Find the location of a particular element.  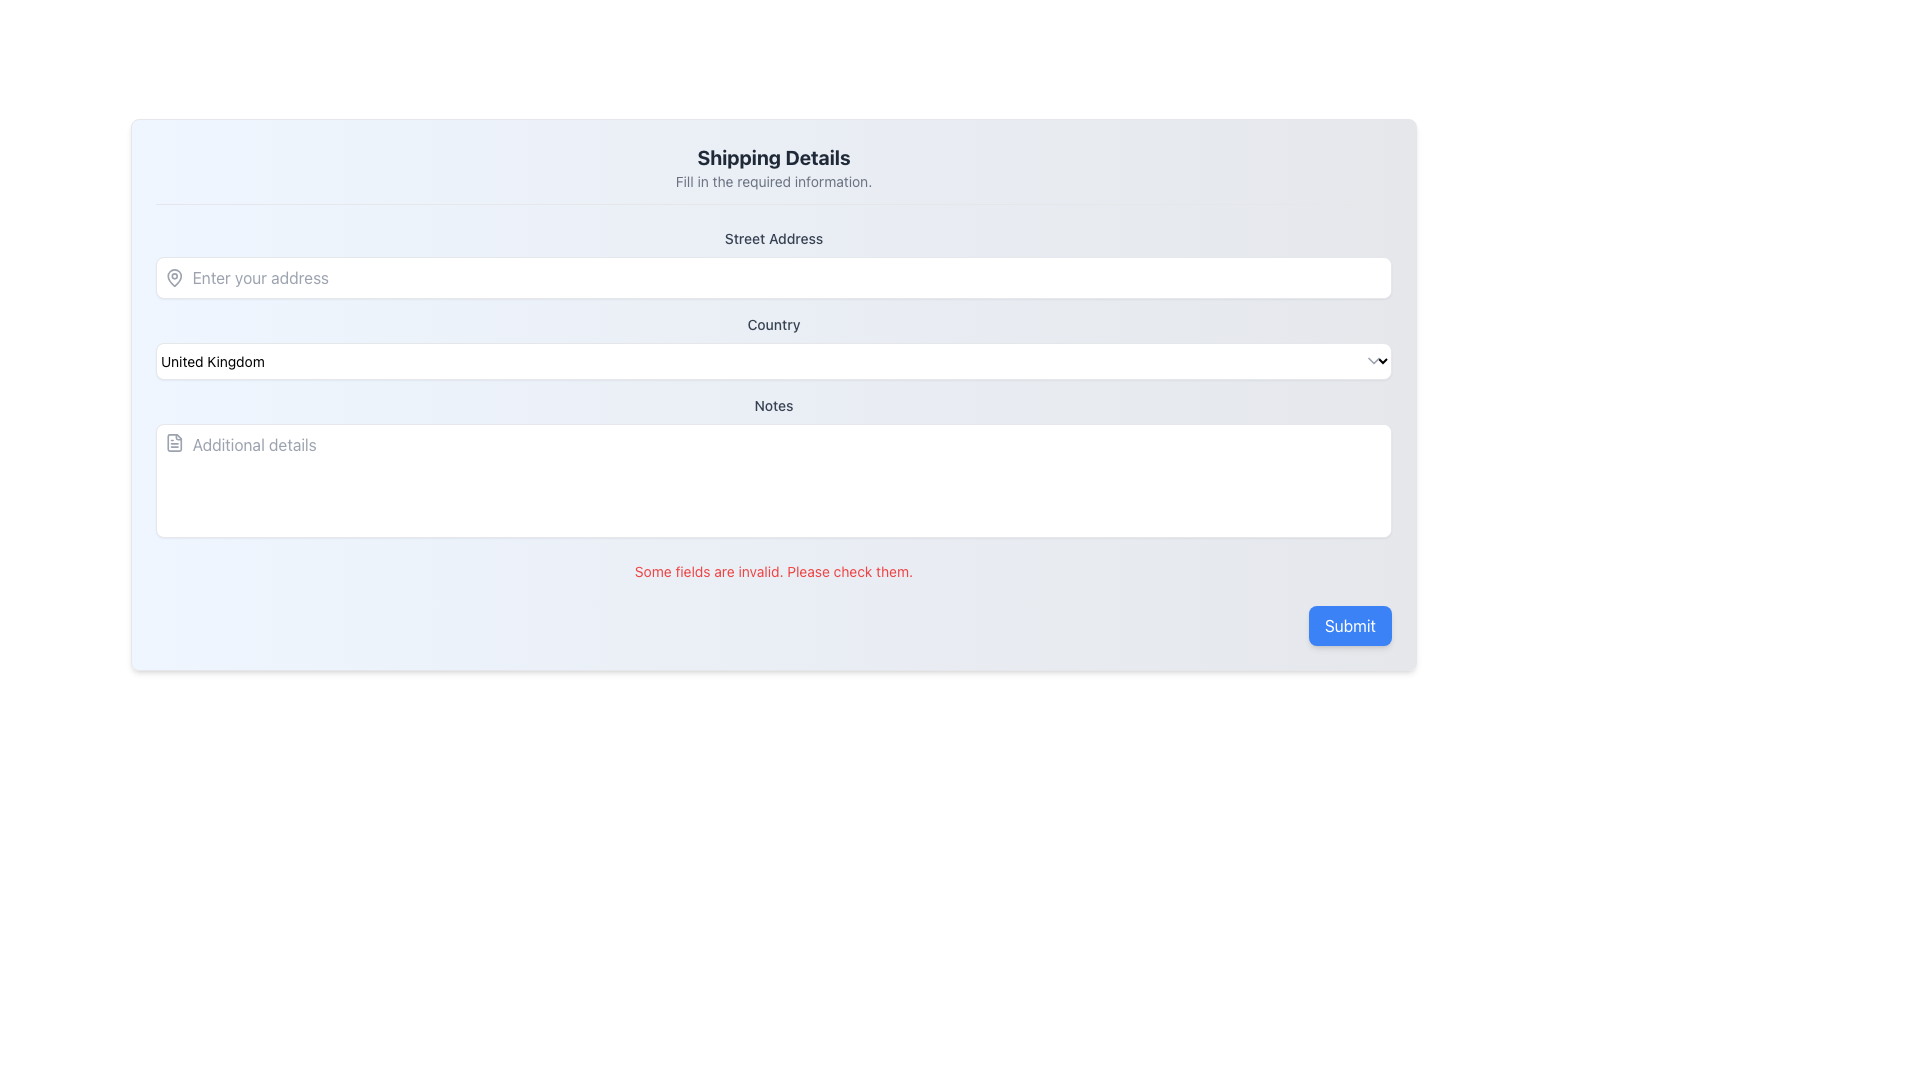

the 'Country' label text element located above the dropdown field for country selection, which indicates the purpose of the associated field is located at coordinates (772, 323).